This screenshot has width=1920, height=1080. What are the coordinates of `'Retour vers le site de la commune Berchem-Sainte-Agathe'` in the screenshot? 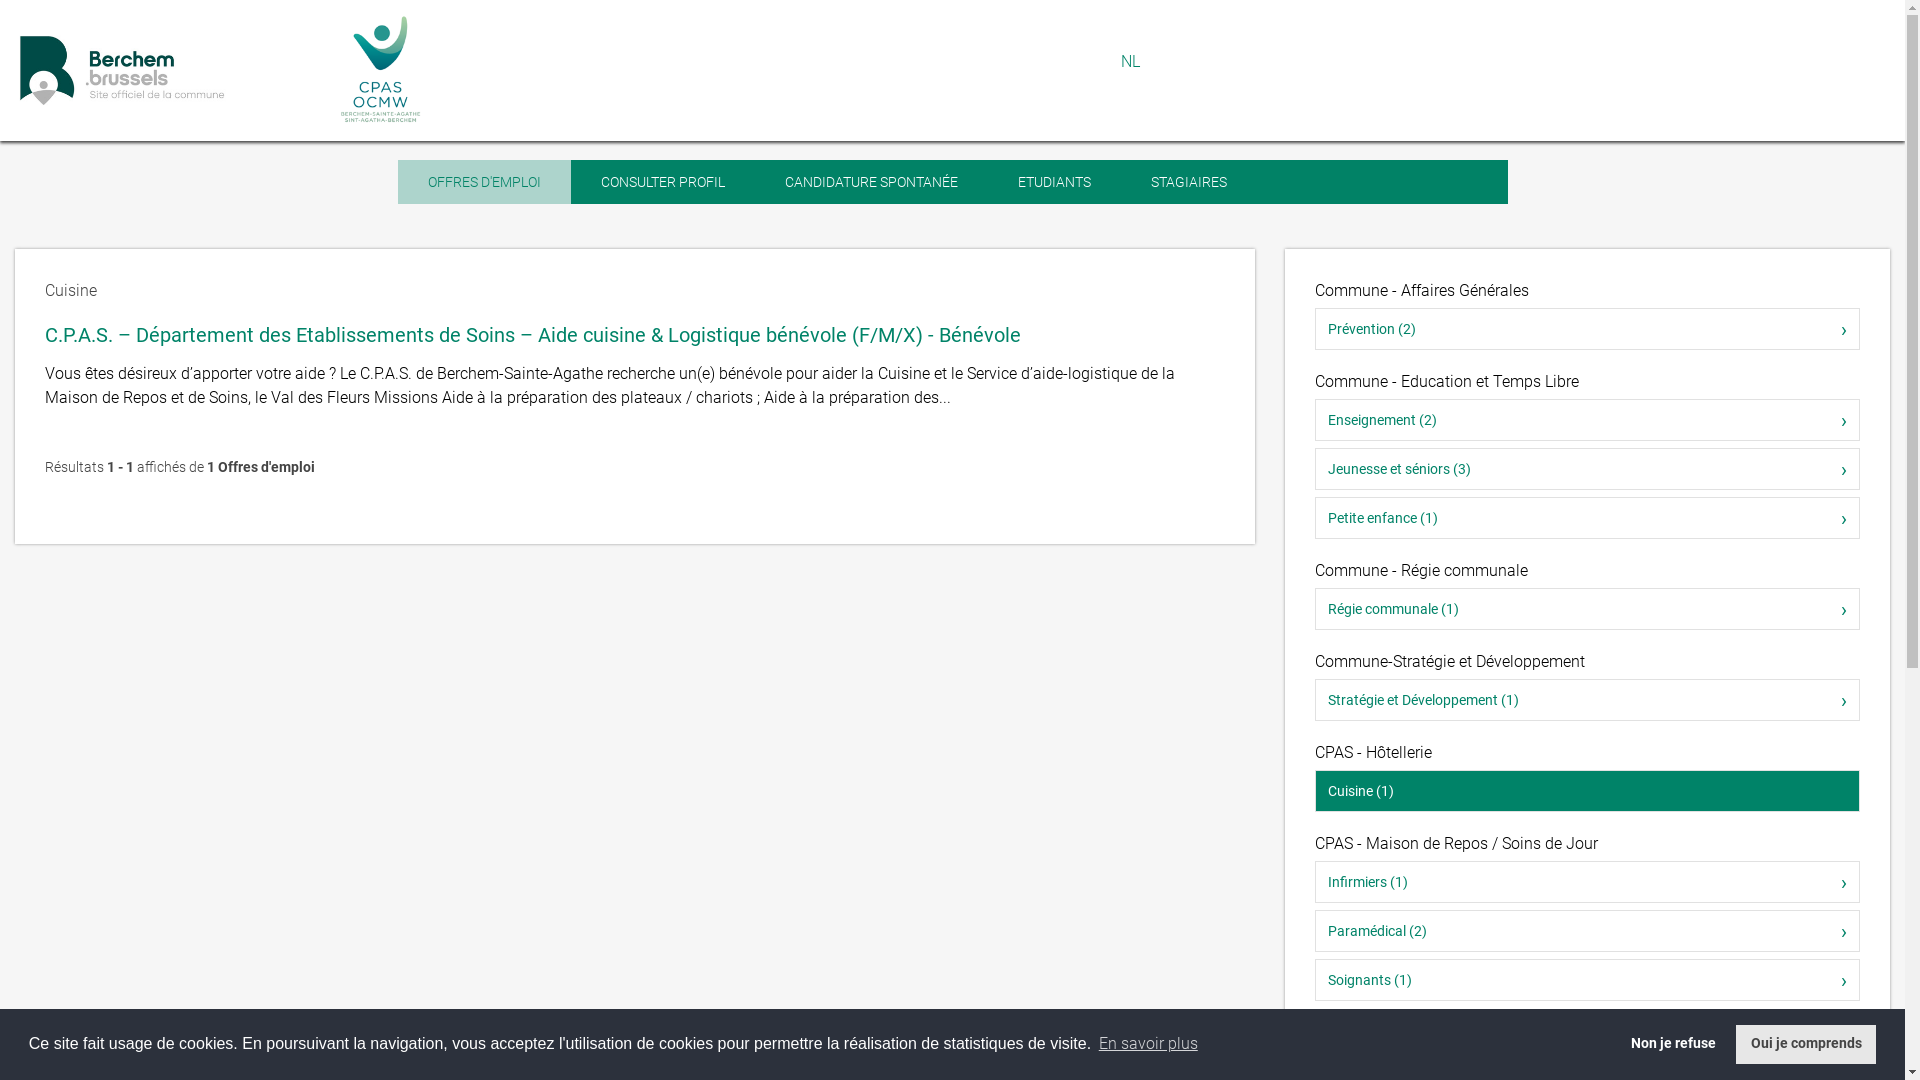 It's located at (167, 68).